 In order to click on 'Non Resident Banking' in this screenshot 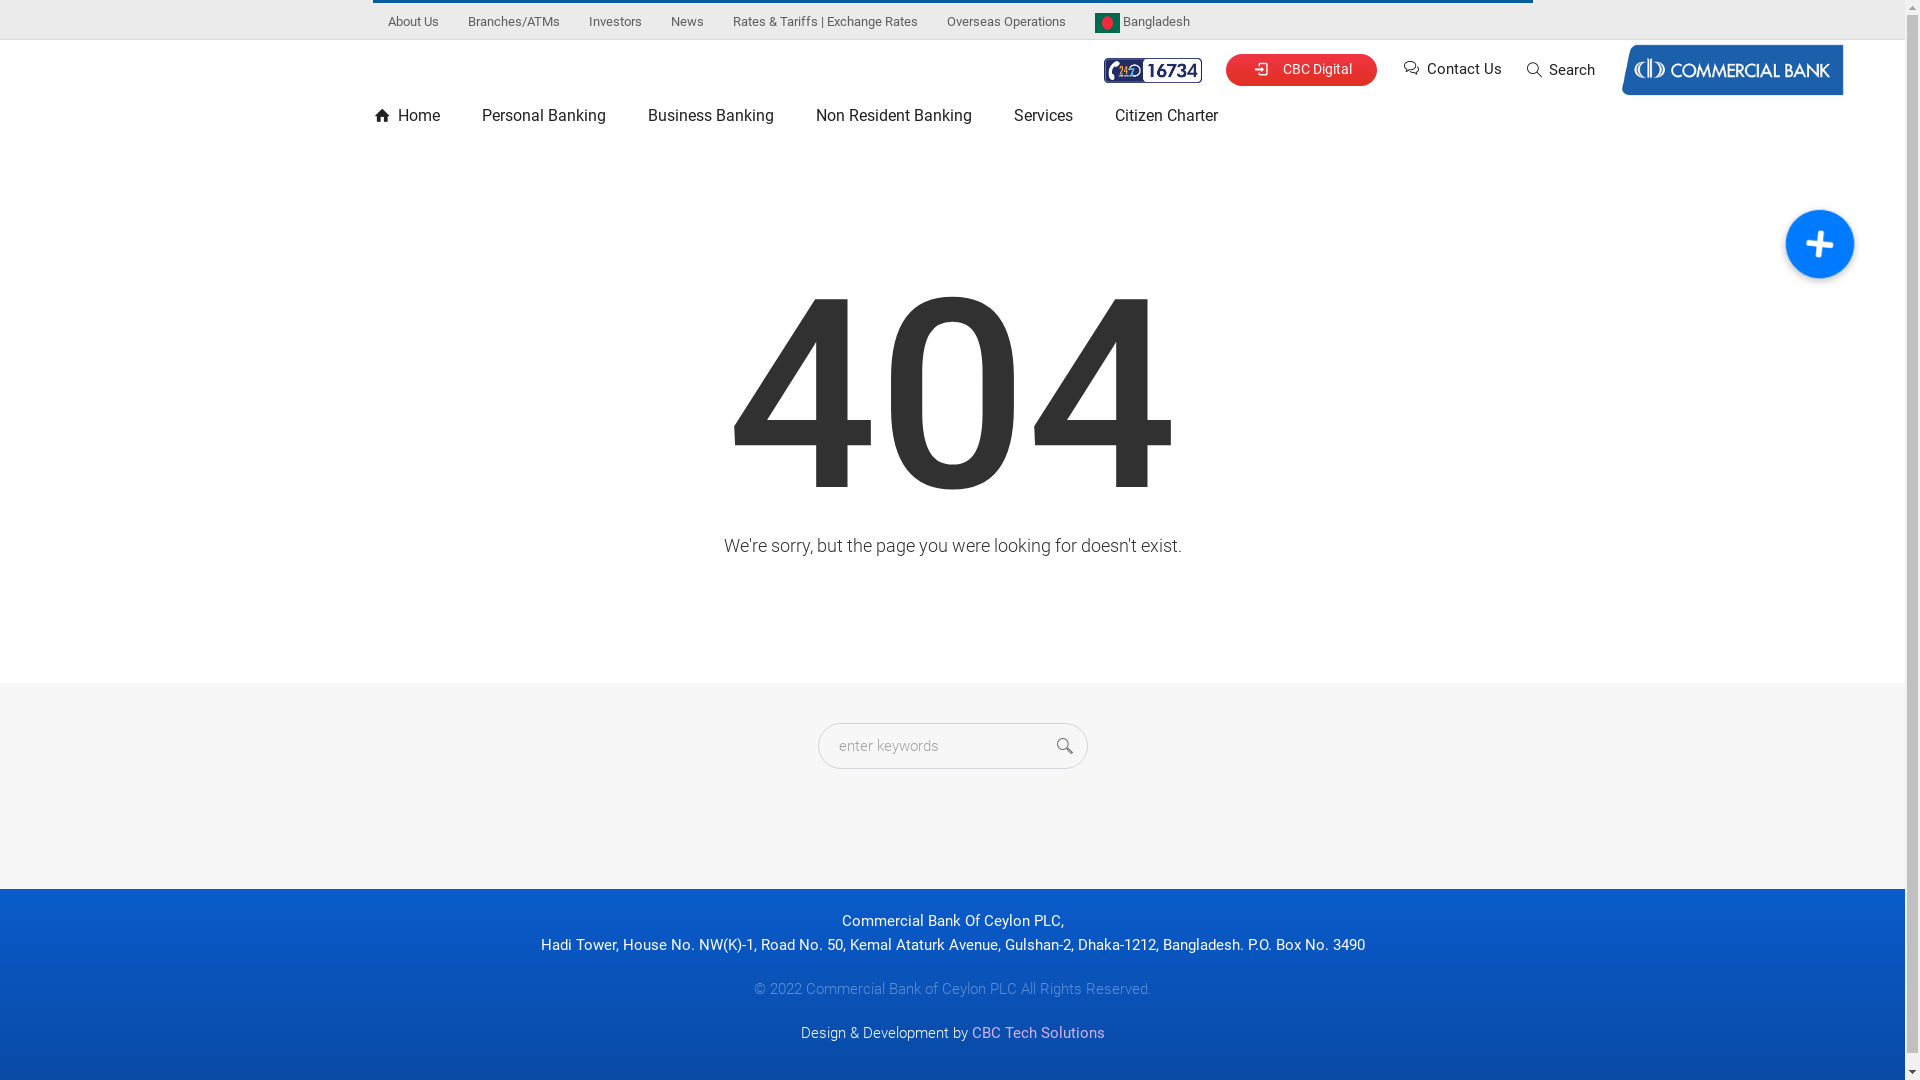, I will do `click(891, 119)`.